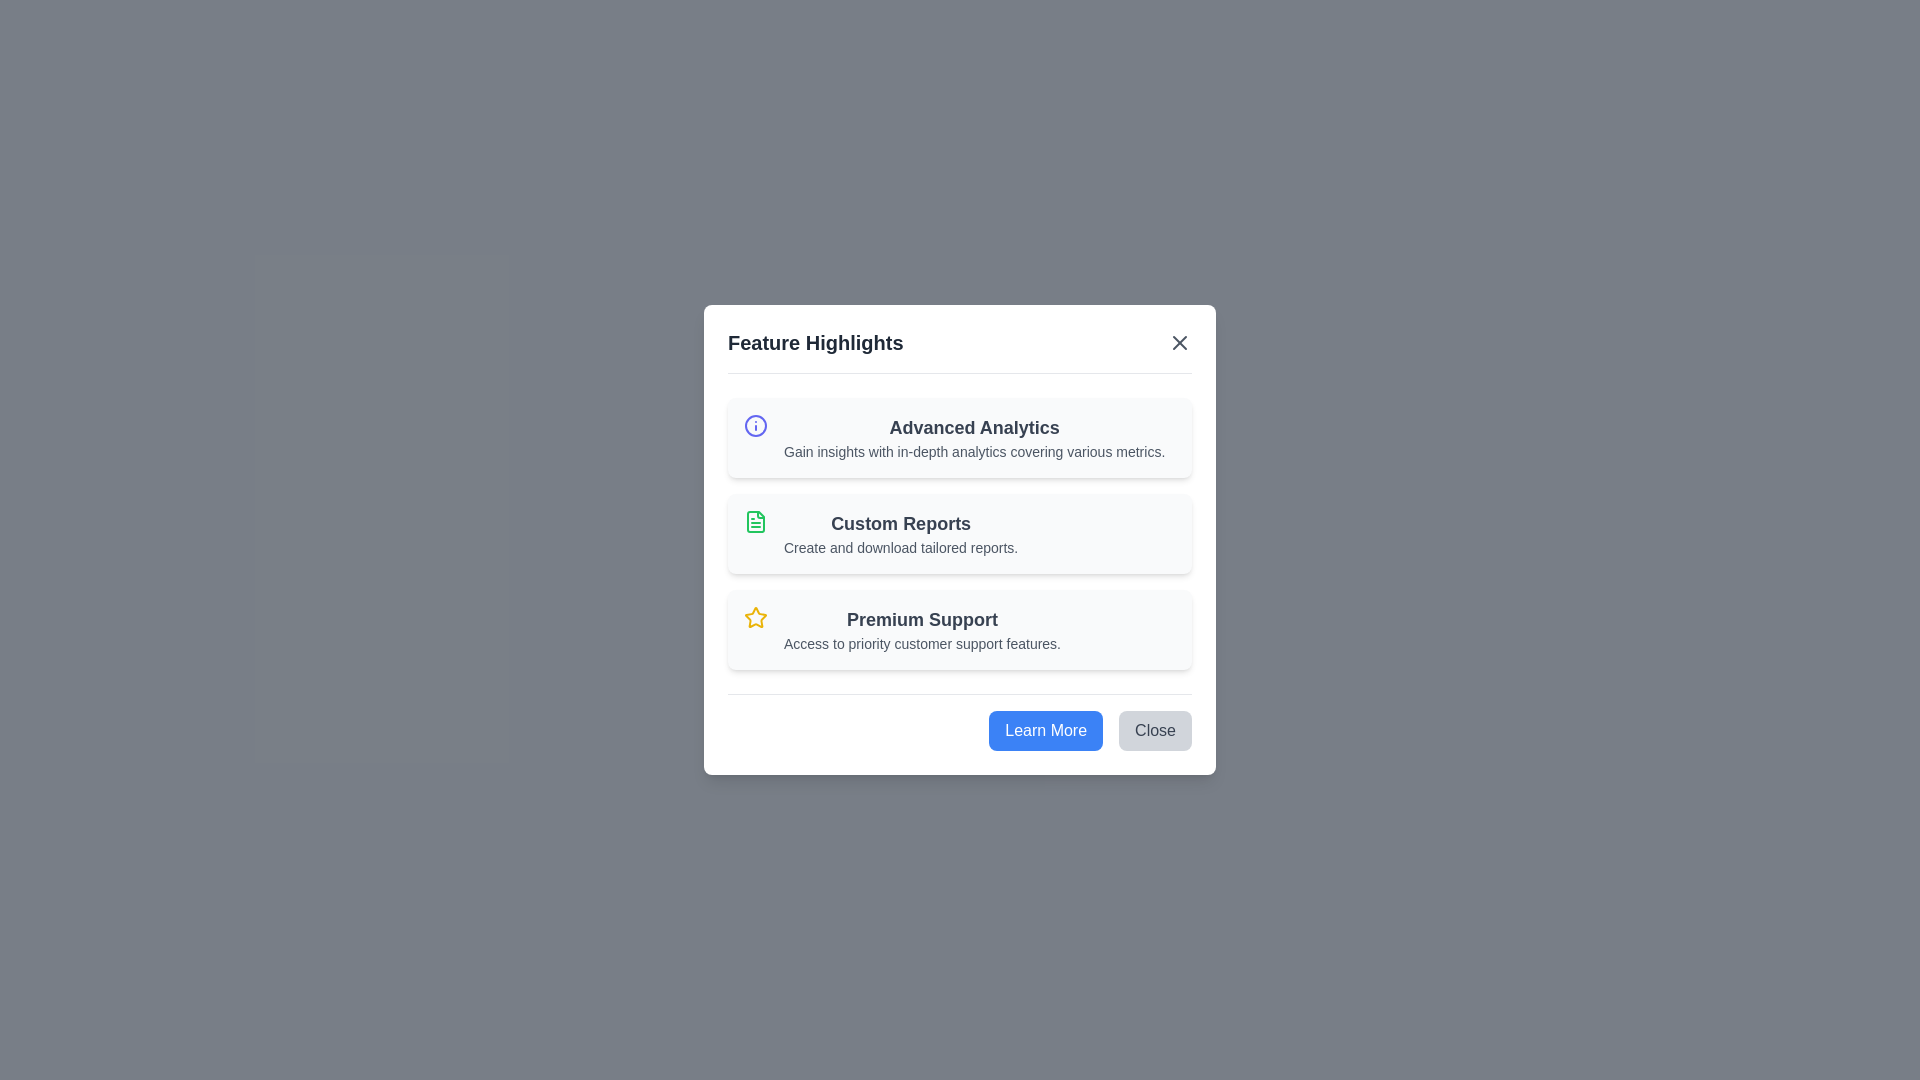 This screenshot has height=1080, width=1920. I want to click on the descriptive text element located below the 'Advanced Analytics' header in the first highlighted feature box of the dialog, so click(974, 451).